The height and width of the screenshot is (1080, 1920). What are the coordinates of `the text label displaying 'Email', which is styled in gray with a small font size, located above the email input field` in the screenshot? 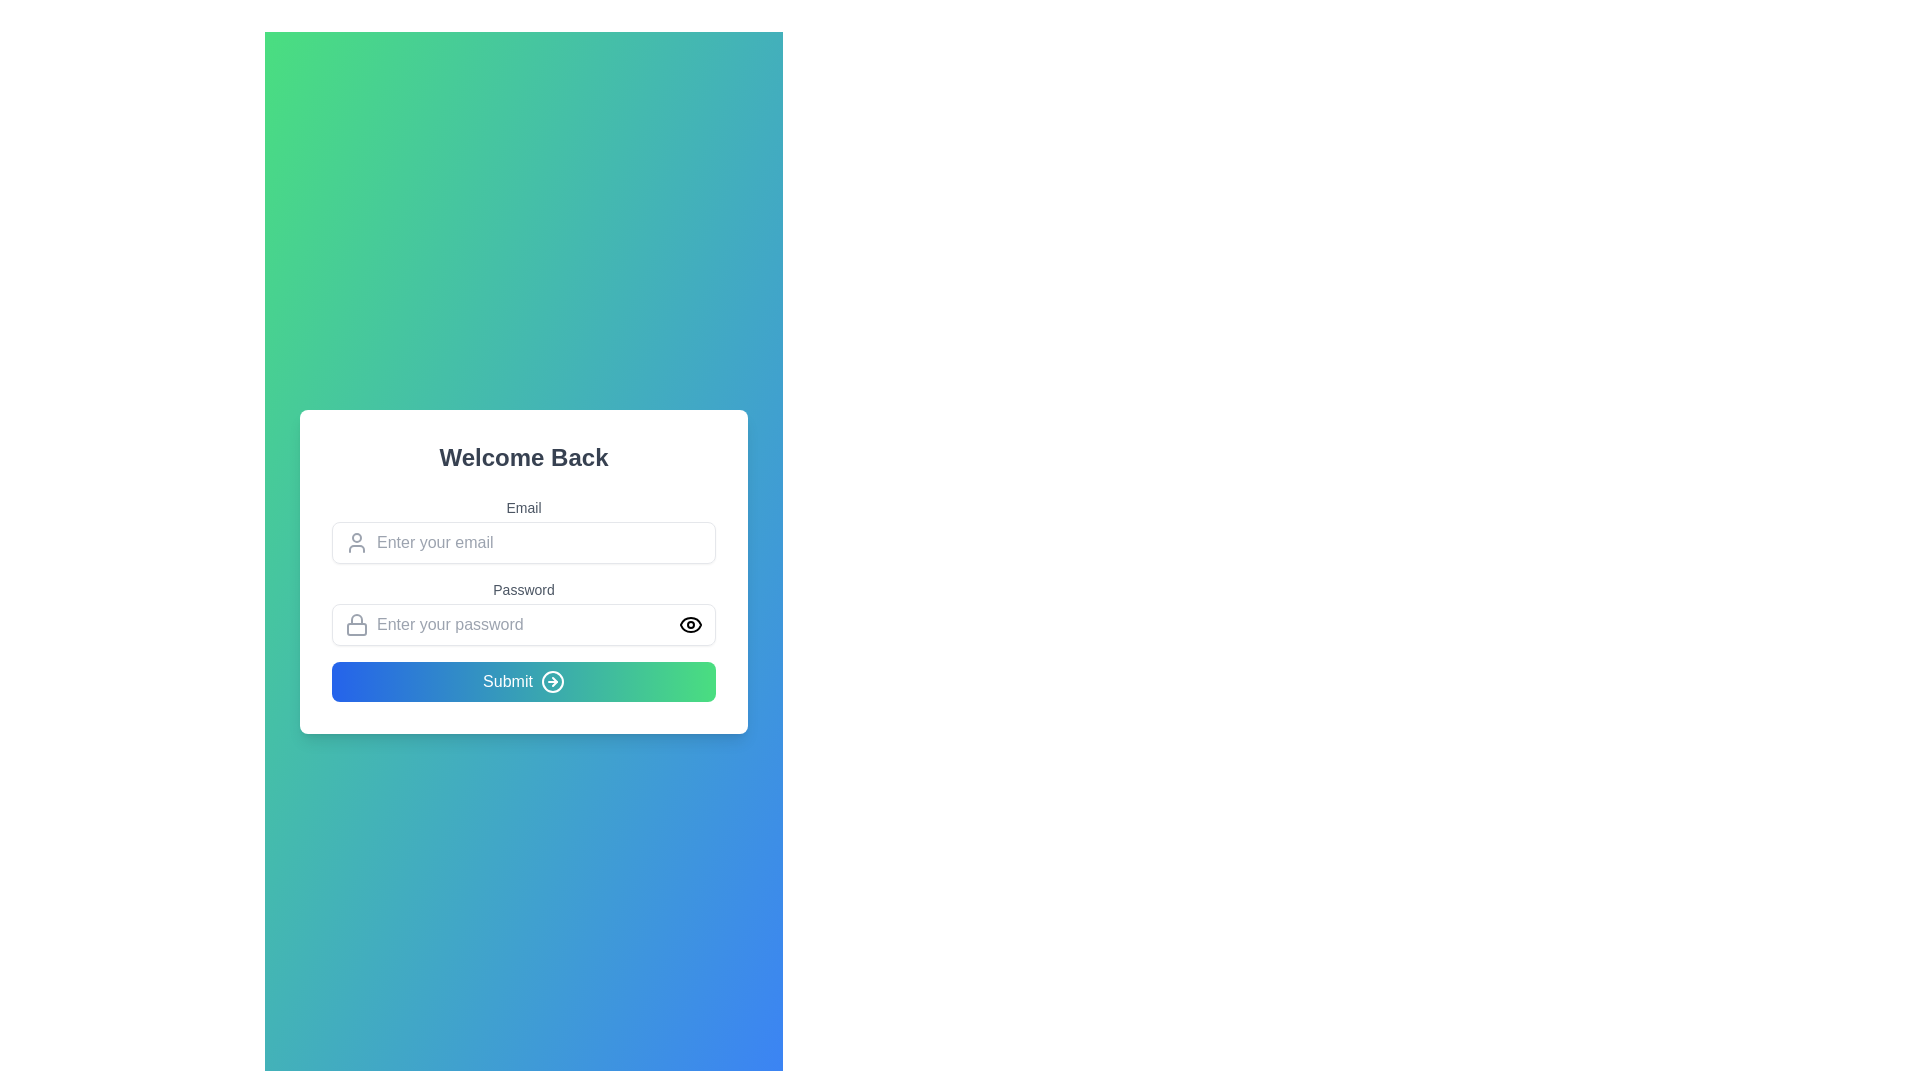 It's located at (523, 507).